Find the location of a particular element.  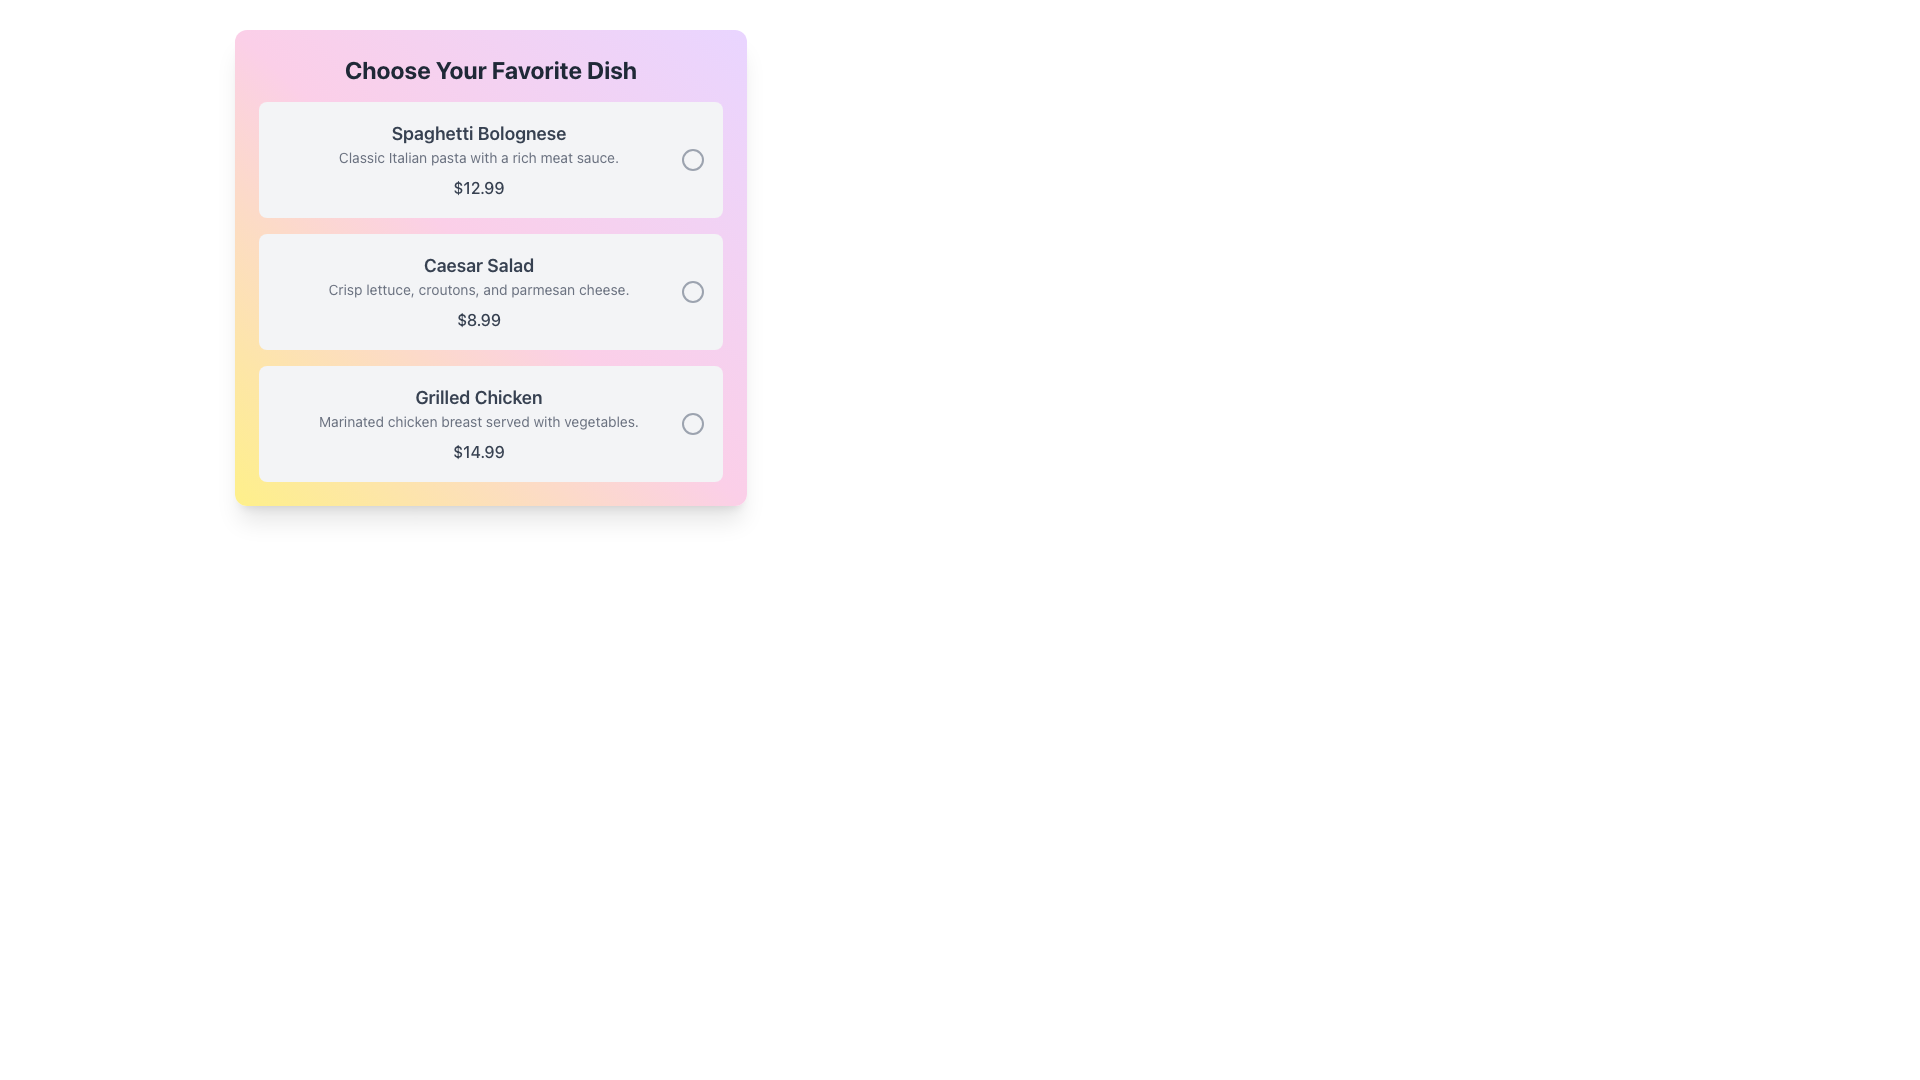

the radio button associated with the 'Grilled Chicken' option, which is a circular icon with a gray border and white background located near the price '$14.99' is located at coordinates (692, 423).